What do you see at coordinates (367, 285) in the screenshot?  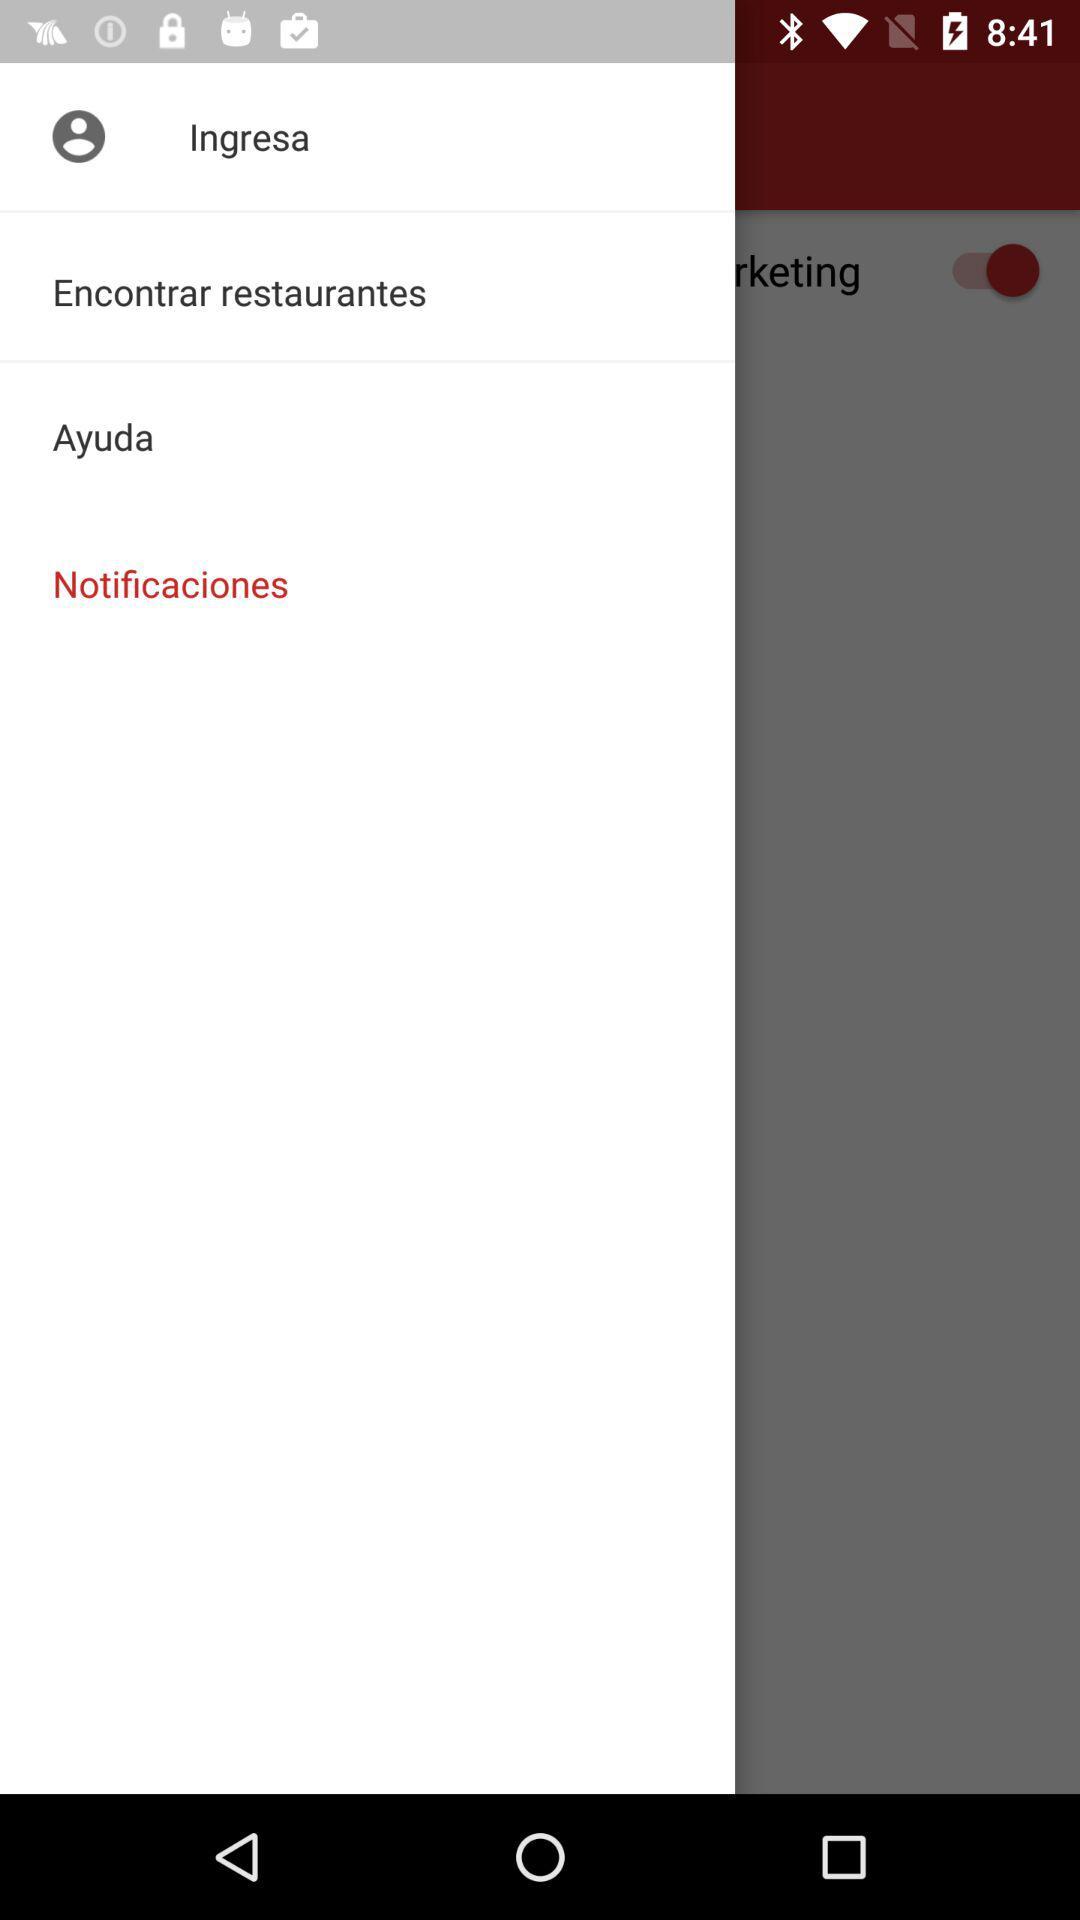 I see `the encontrar restaurantes icon` at bounding box center [367, 285].